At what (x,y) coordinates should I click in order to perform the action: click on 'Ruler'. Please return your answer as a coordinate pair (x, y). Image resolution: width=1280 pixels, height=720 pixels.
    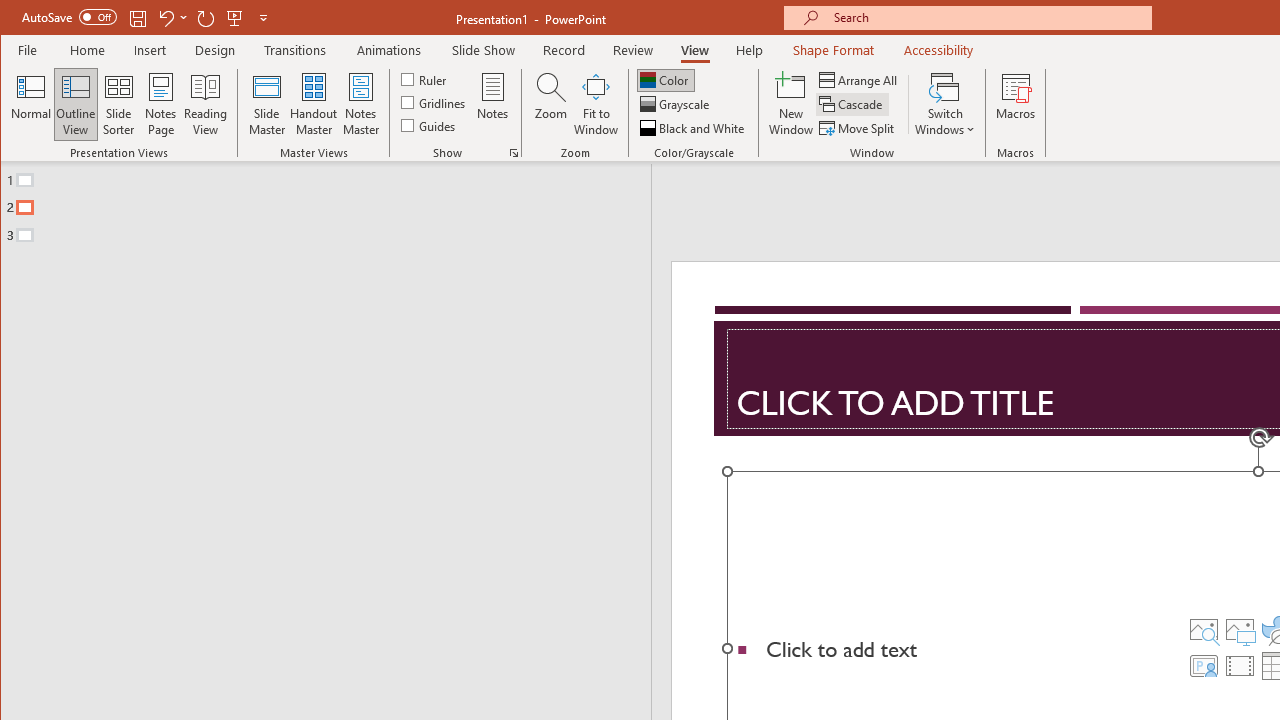
    Looking at the image, I should click on (424, 78).